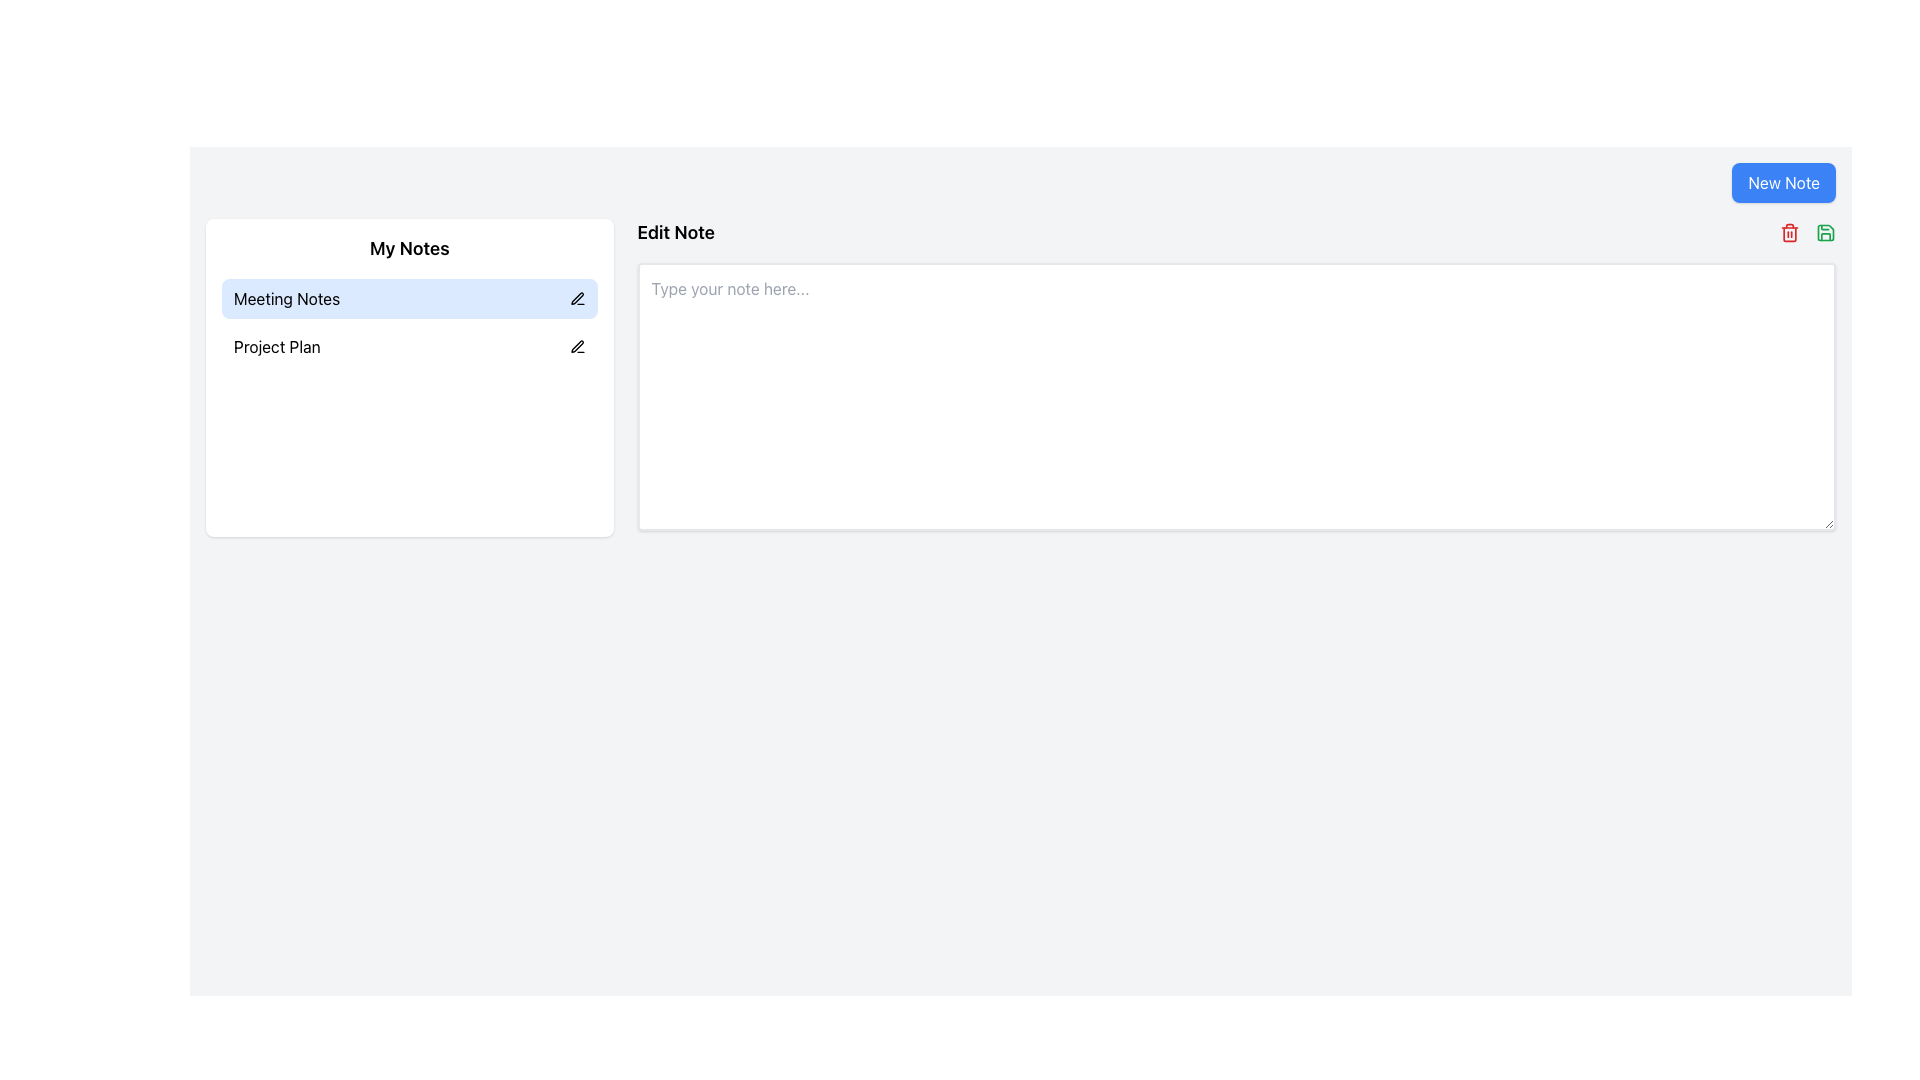 The width and height of the screenshot is (1920, 1080). What do you see at coordinates (576, 298) in the screenshot?
I see `the edit action marker icon located to the right of the 'Meeting Notes' text in the 'My Notes' section` at bounding box center [576, 298].